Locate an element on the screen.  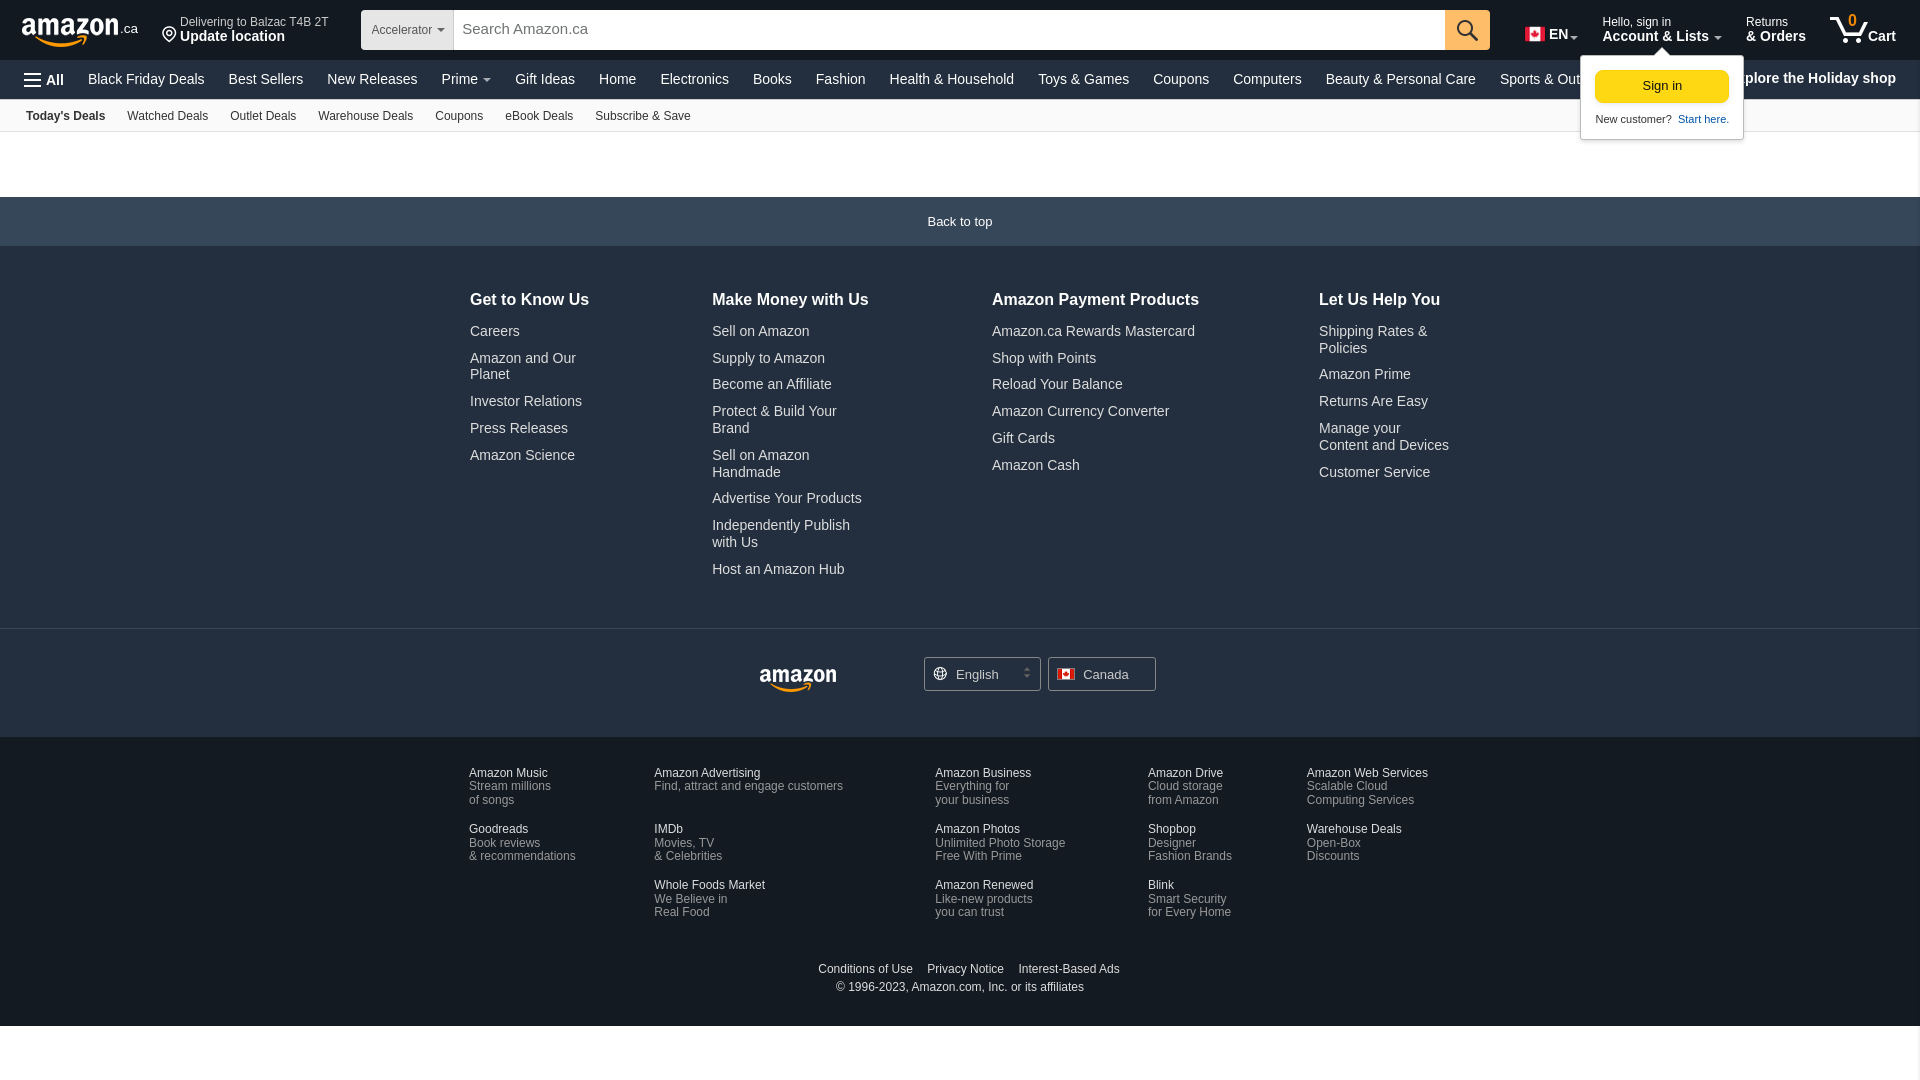
'Warehouse Deals is located at coordinates (1354, 842).